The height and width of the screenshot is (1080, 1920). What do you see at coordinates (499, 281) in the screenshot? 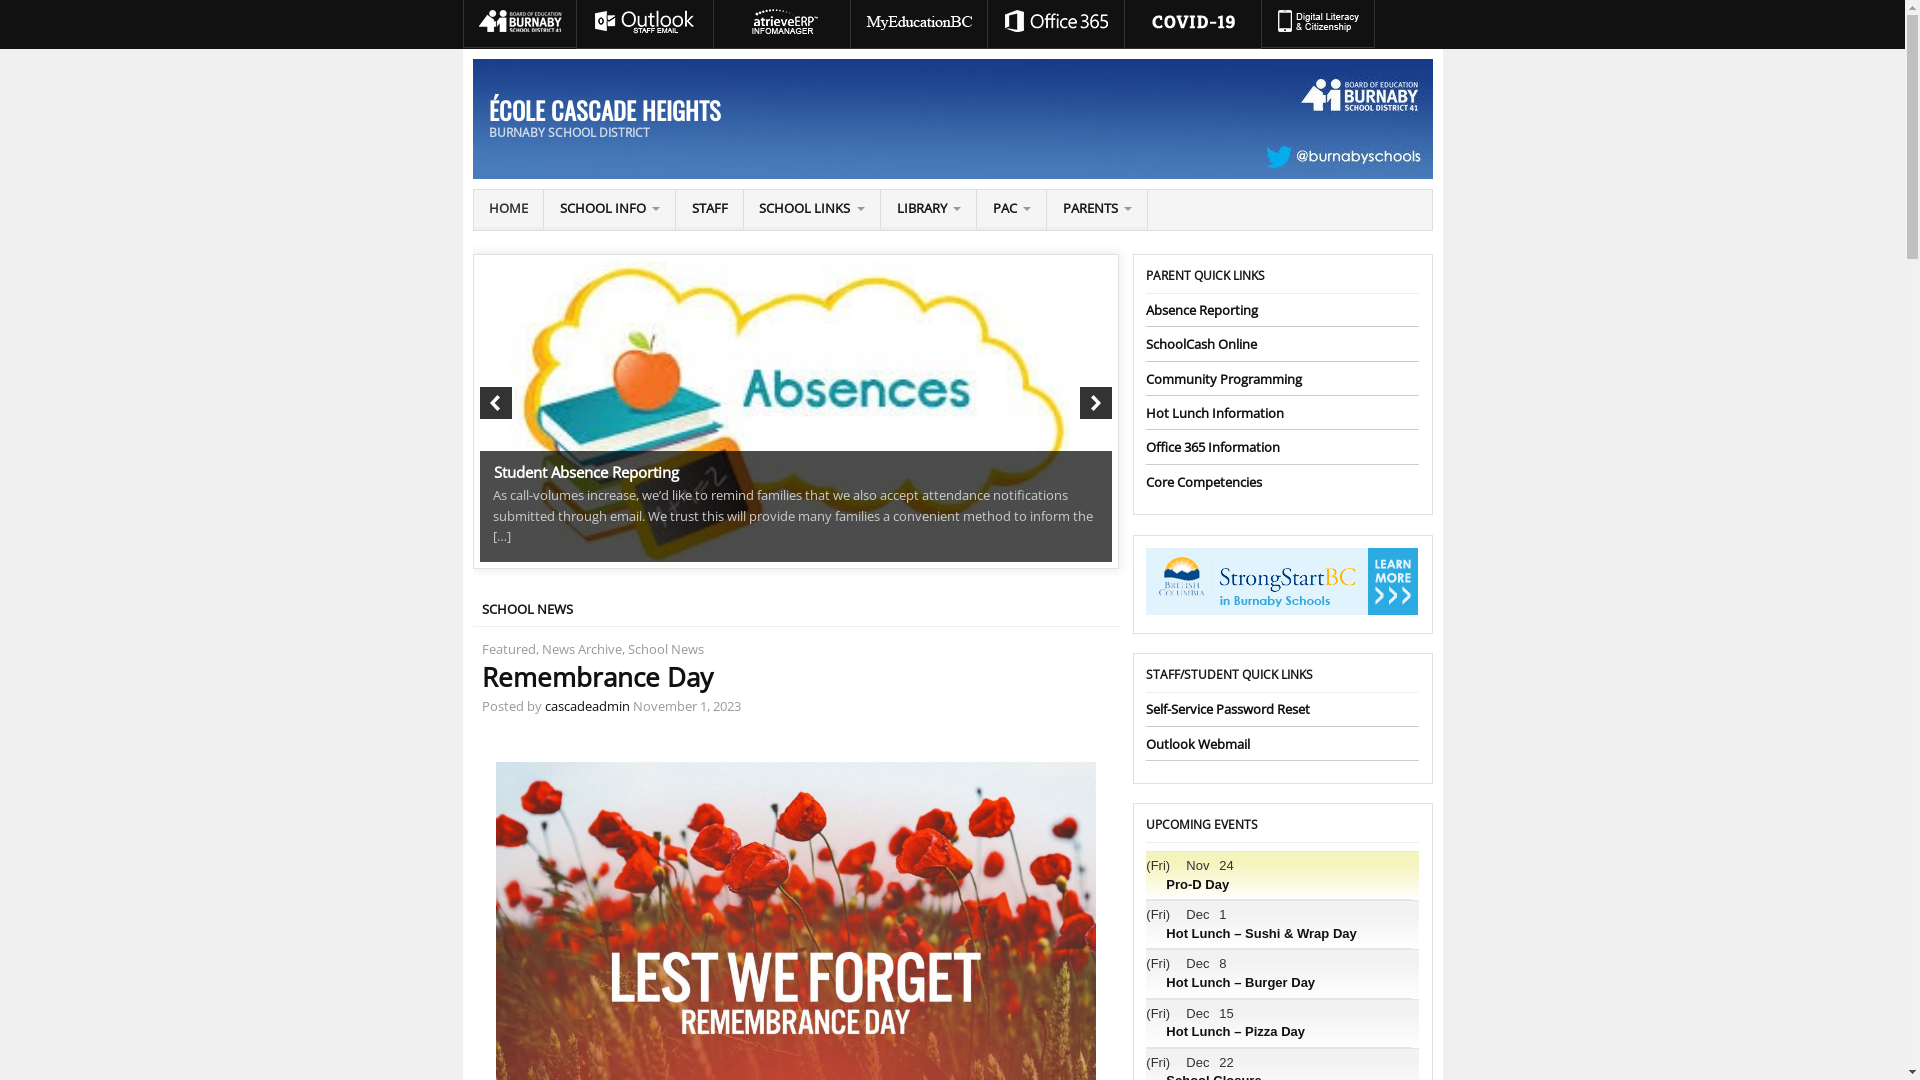
I see `'1'` at bounding box center [499, 281].